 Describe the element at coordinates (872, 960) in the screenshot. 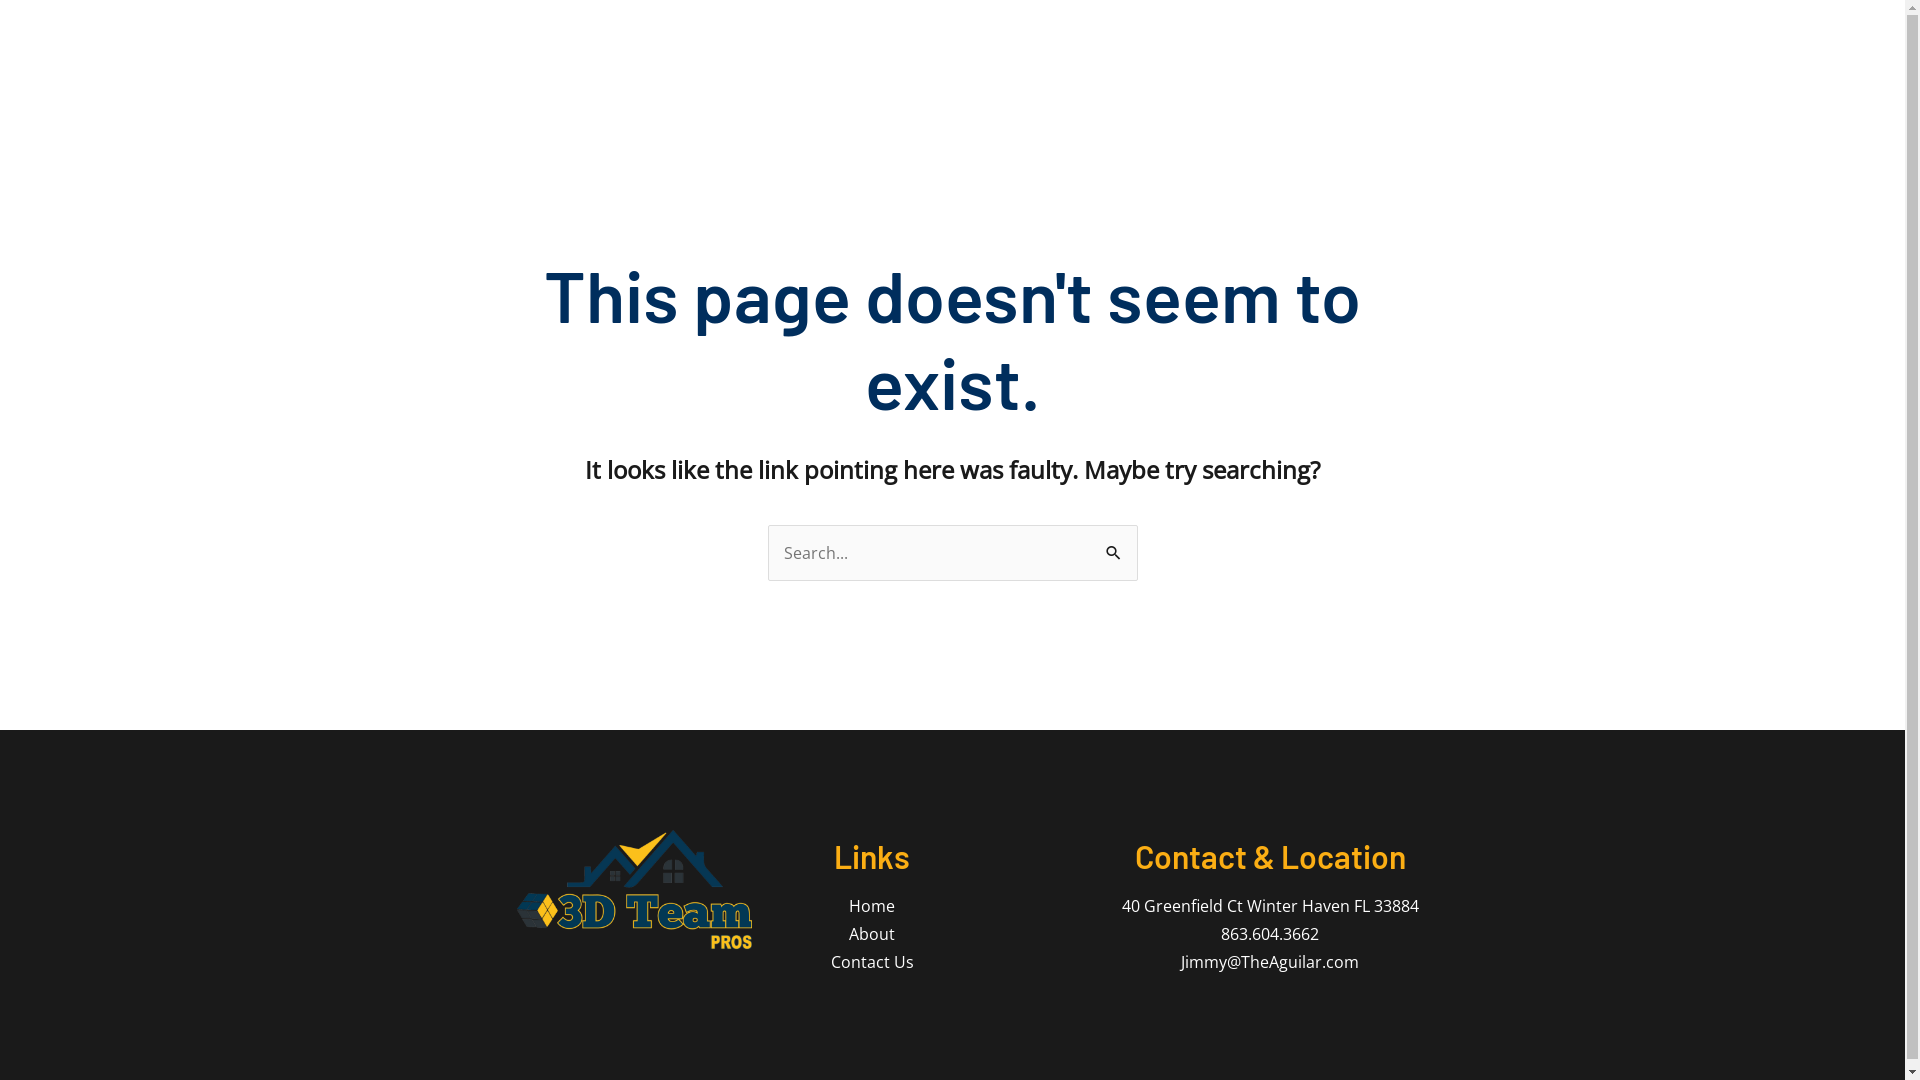

I see `'Contact Us'` at that location.